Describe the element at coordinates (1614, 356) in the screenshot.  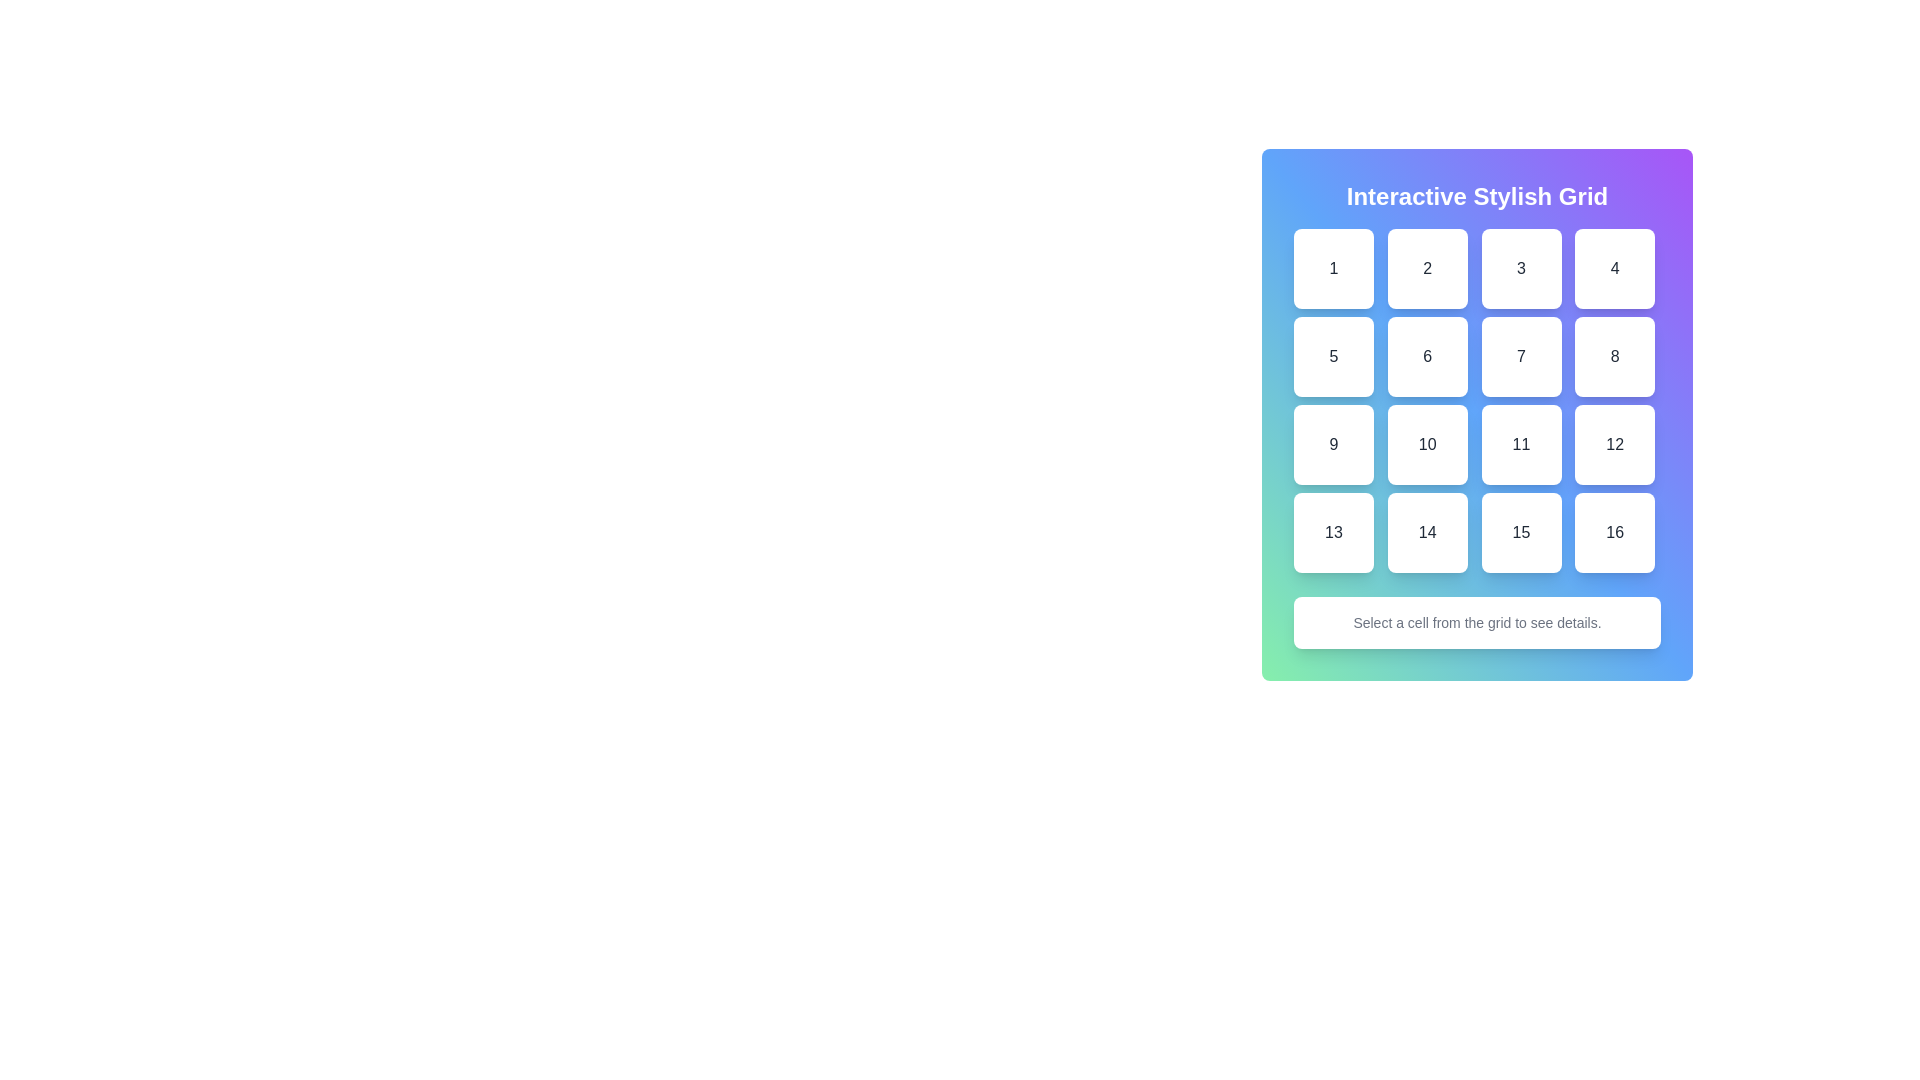
I see `the grid cell button labeled '8' located` at that location.